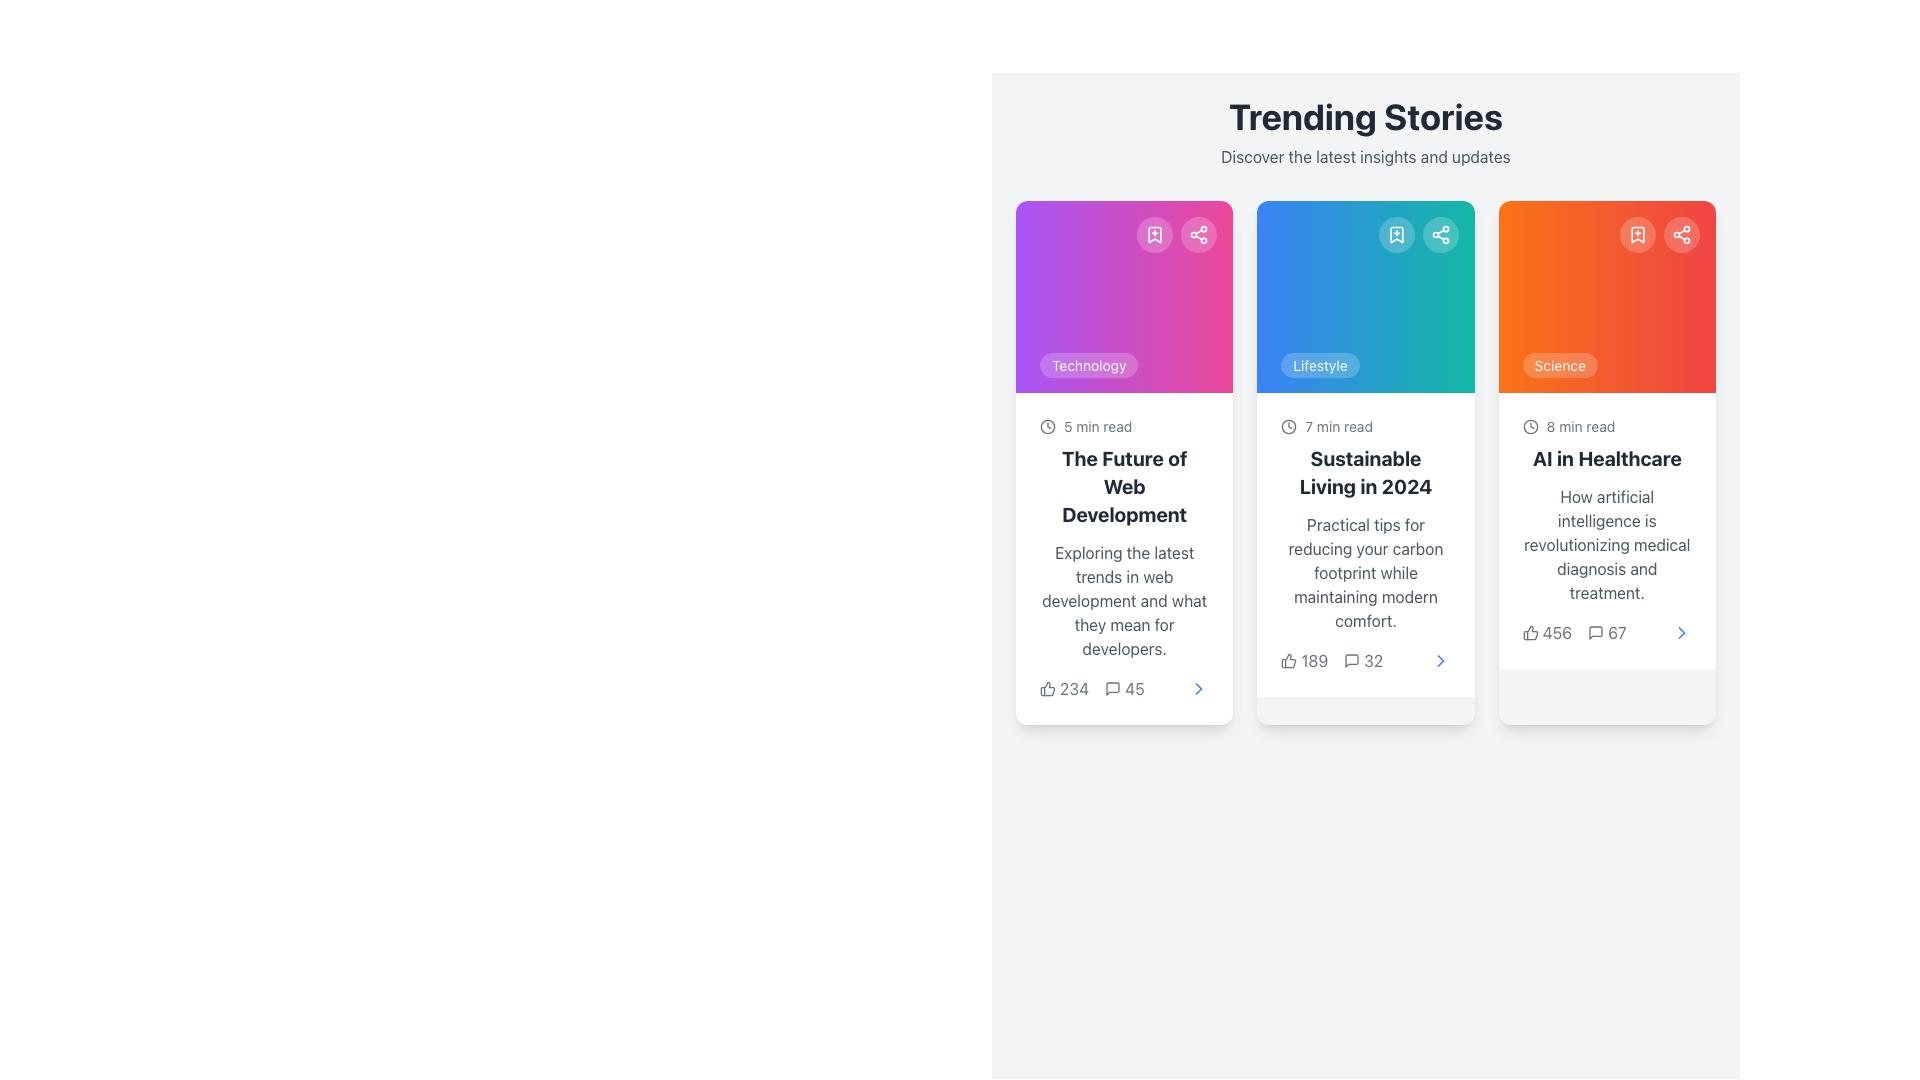 The image size is (1920, 1080). Describe the element at coordinates (1112, 688) in the screenshot. I see `the square-shaped icon resembling a speech bubble, located to the left of the numeric label '45' in the bottom section of the trending content card` at that location.